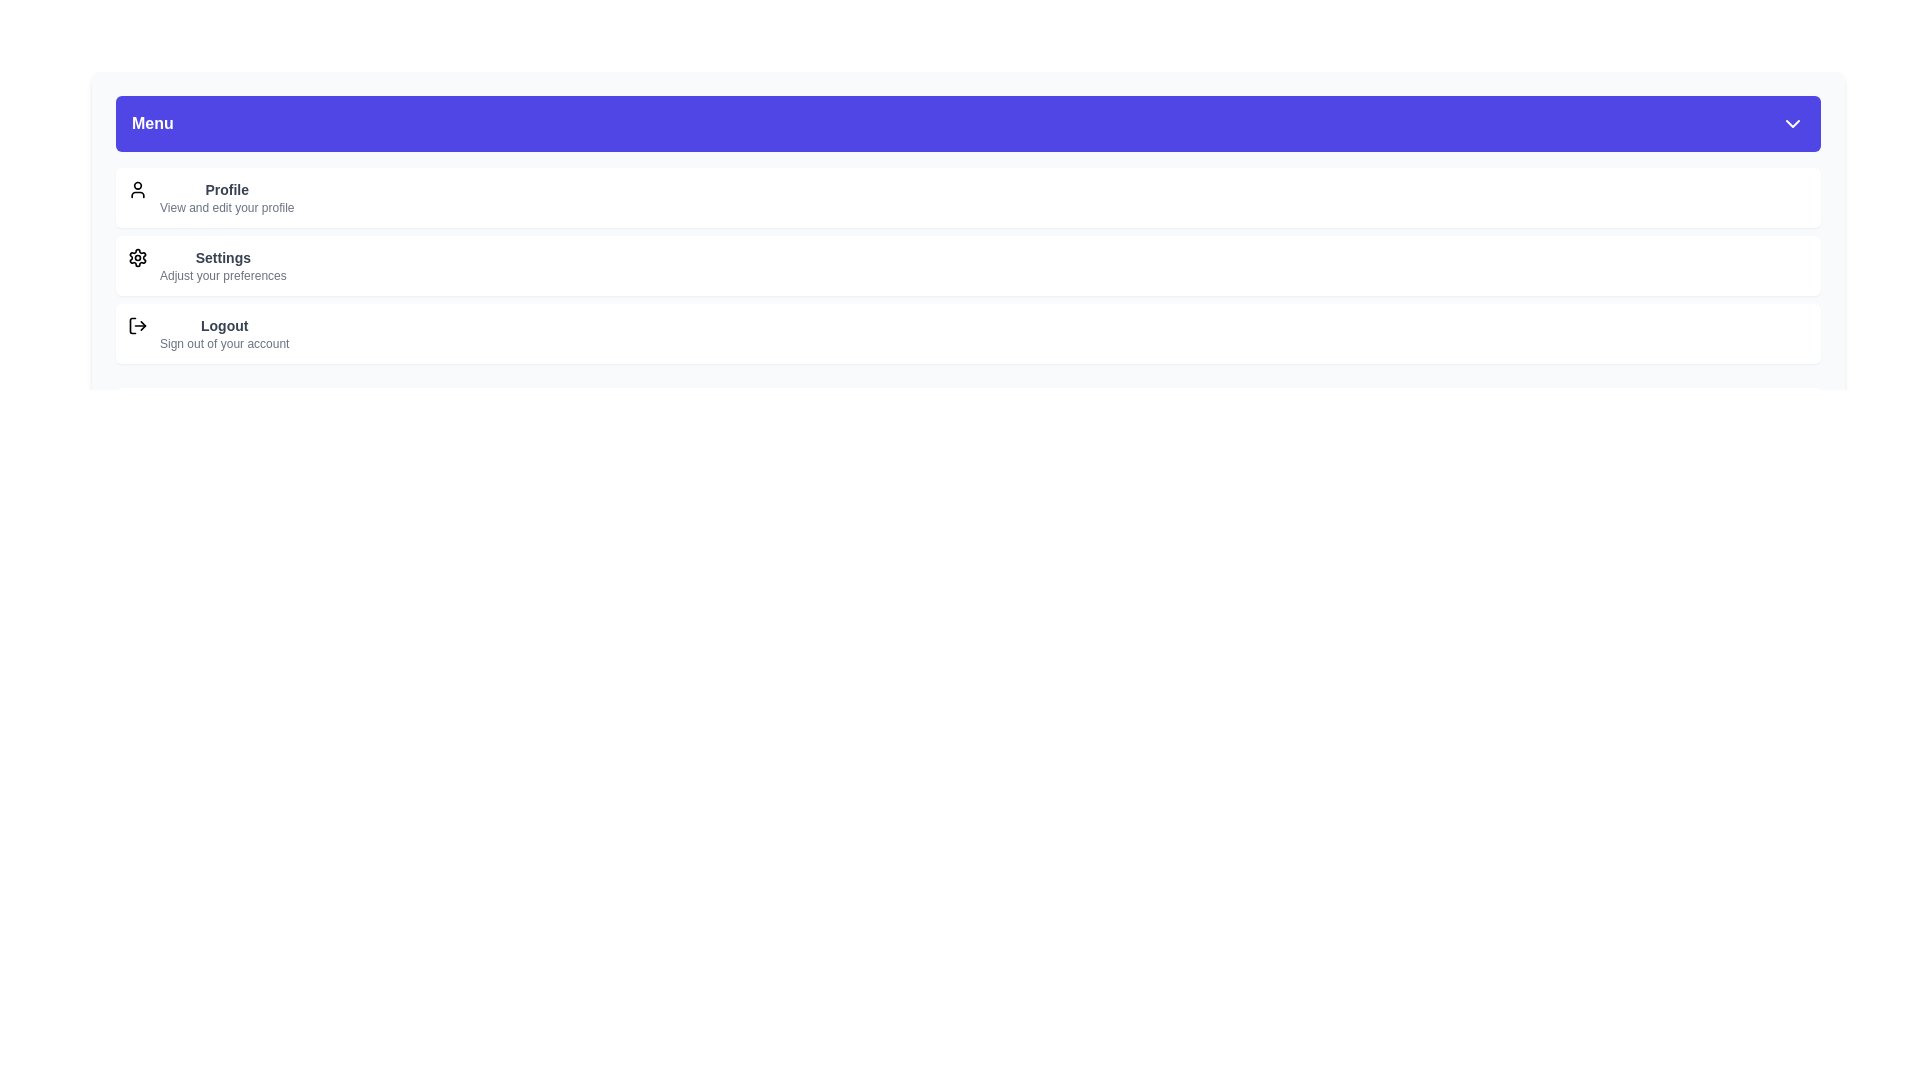 This screenshot has height=1080, width=1920. Describe the element at coordinates (968, 265) in the screenshot. I see `the menu item labeled Settings to highlight it` at that location.